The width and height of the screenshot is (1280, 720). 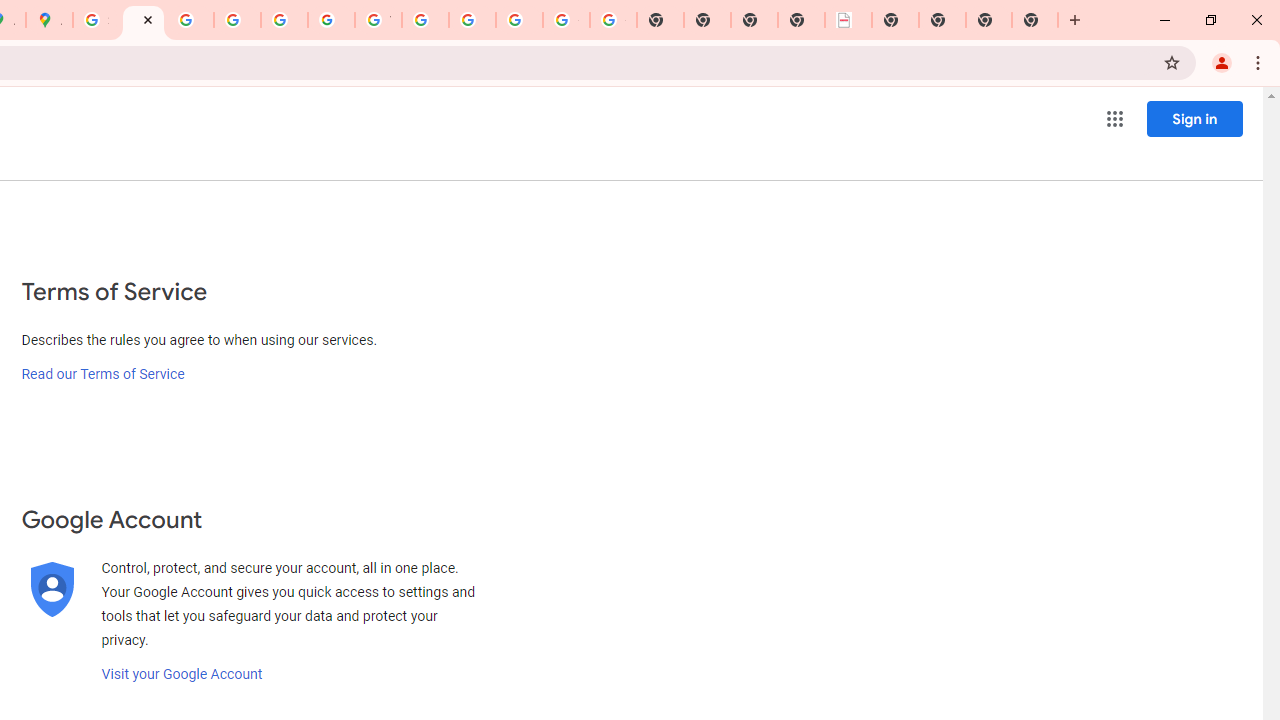 I want to click on 'Privacy Help Center - Policies Help', so click(x=190, y=20).